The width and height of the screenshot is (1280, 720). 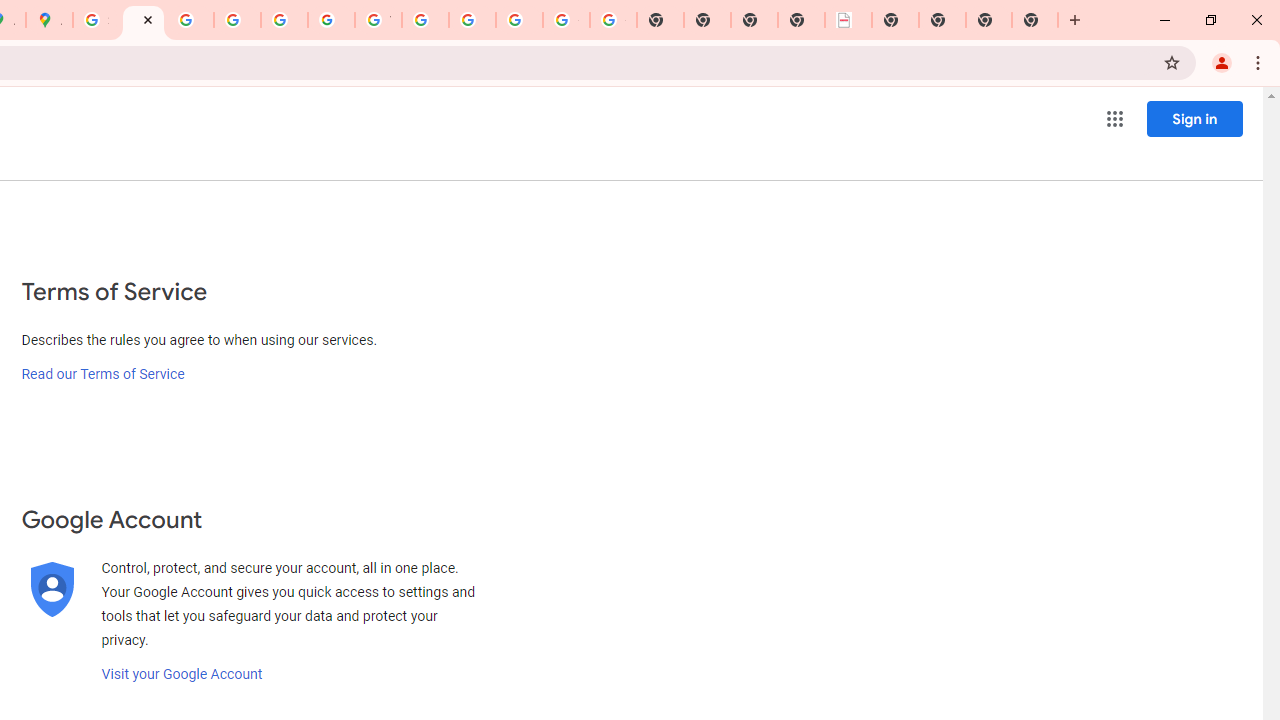 I want to click on 'Privacy Help Center - Policies Help', so click(x=190, y=20).